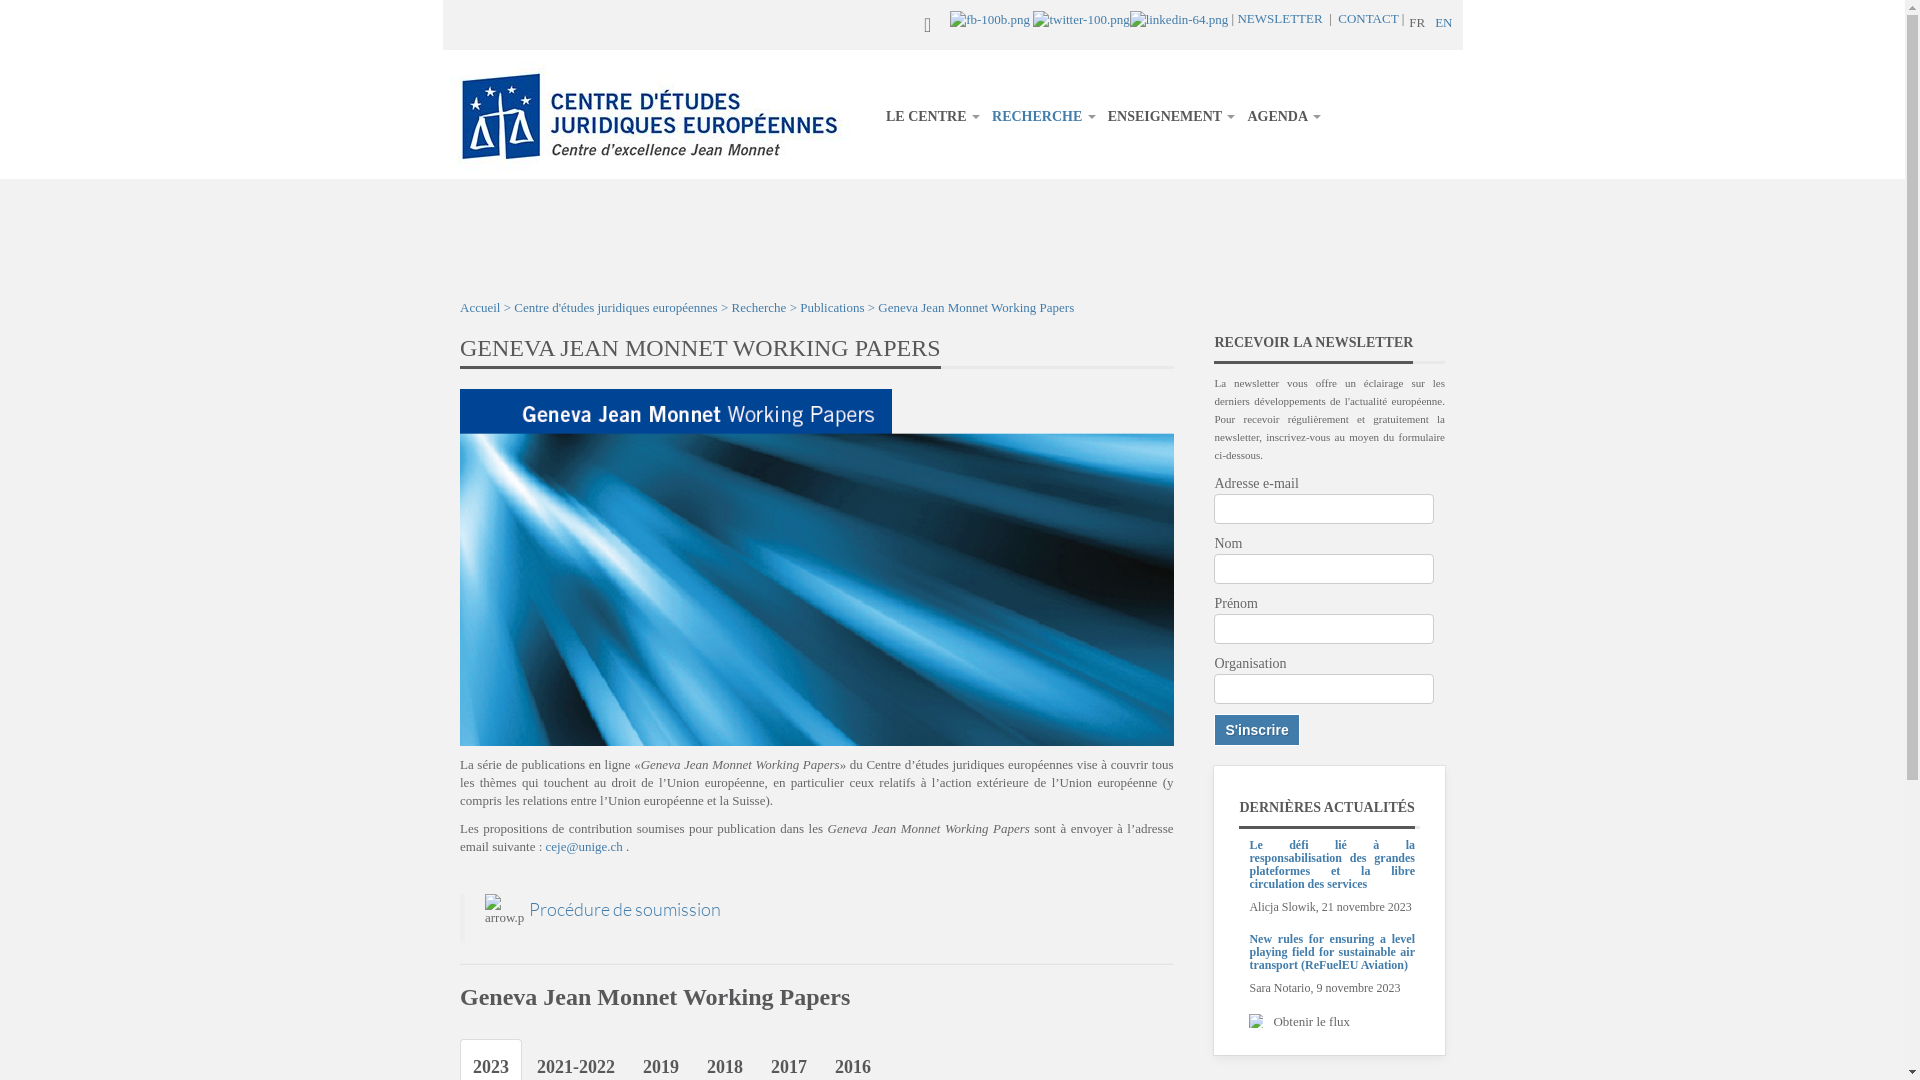 Image resolution: width=1920 pixels, height=1080 pixels. Describe the element at coordinates (1171, 116) in the screenshot. I see `'ENSEIGNEMENT'` at that location.